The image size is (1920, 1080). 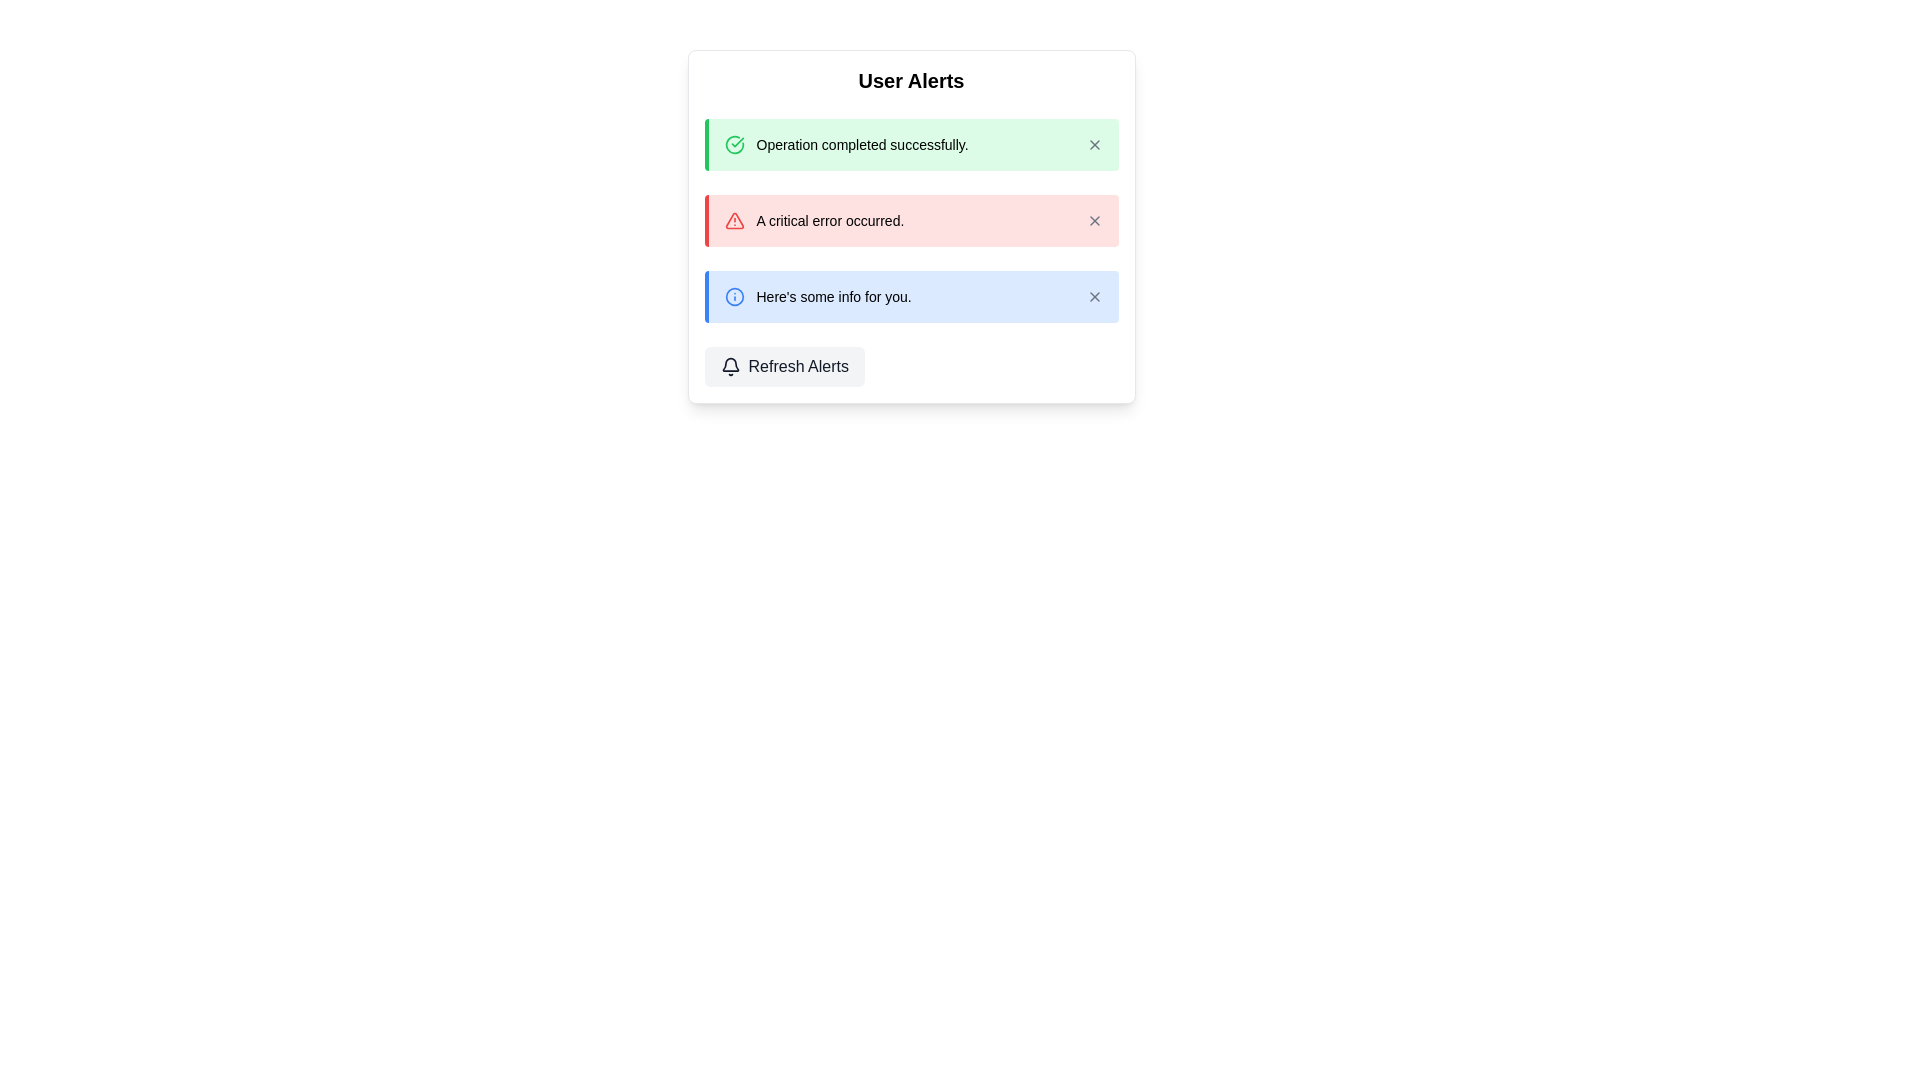 I want to click on the Notification message that indicates an operation has been successfully completed, located under the header 'User Alerts', so click(x=910, y=144).